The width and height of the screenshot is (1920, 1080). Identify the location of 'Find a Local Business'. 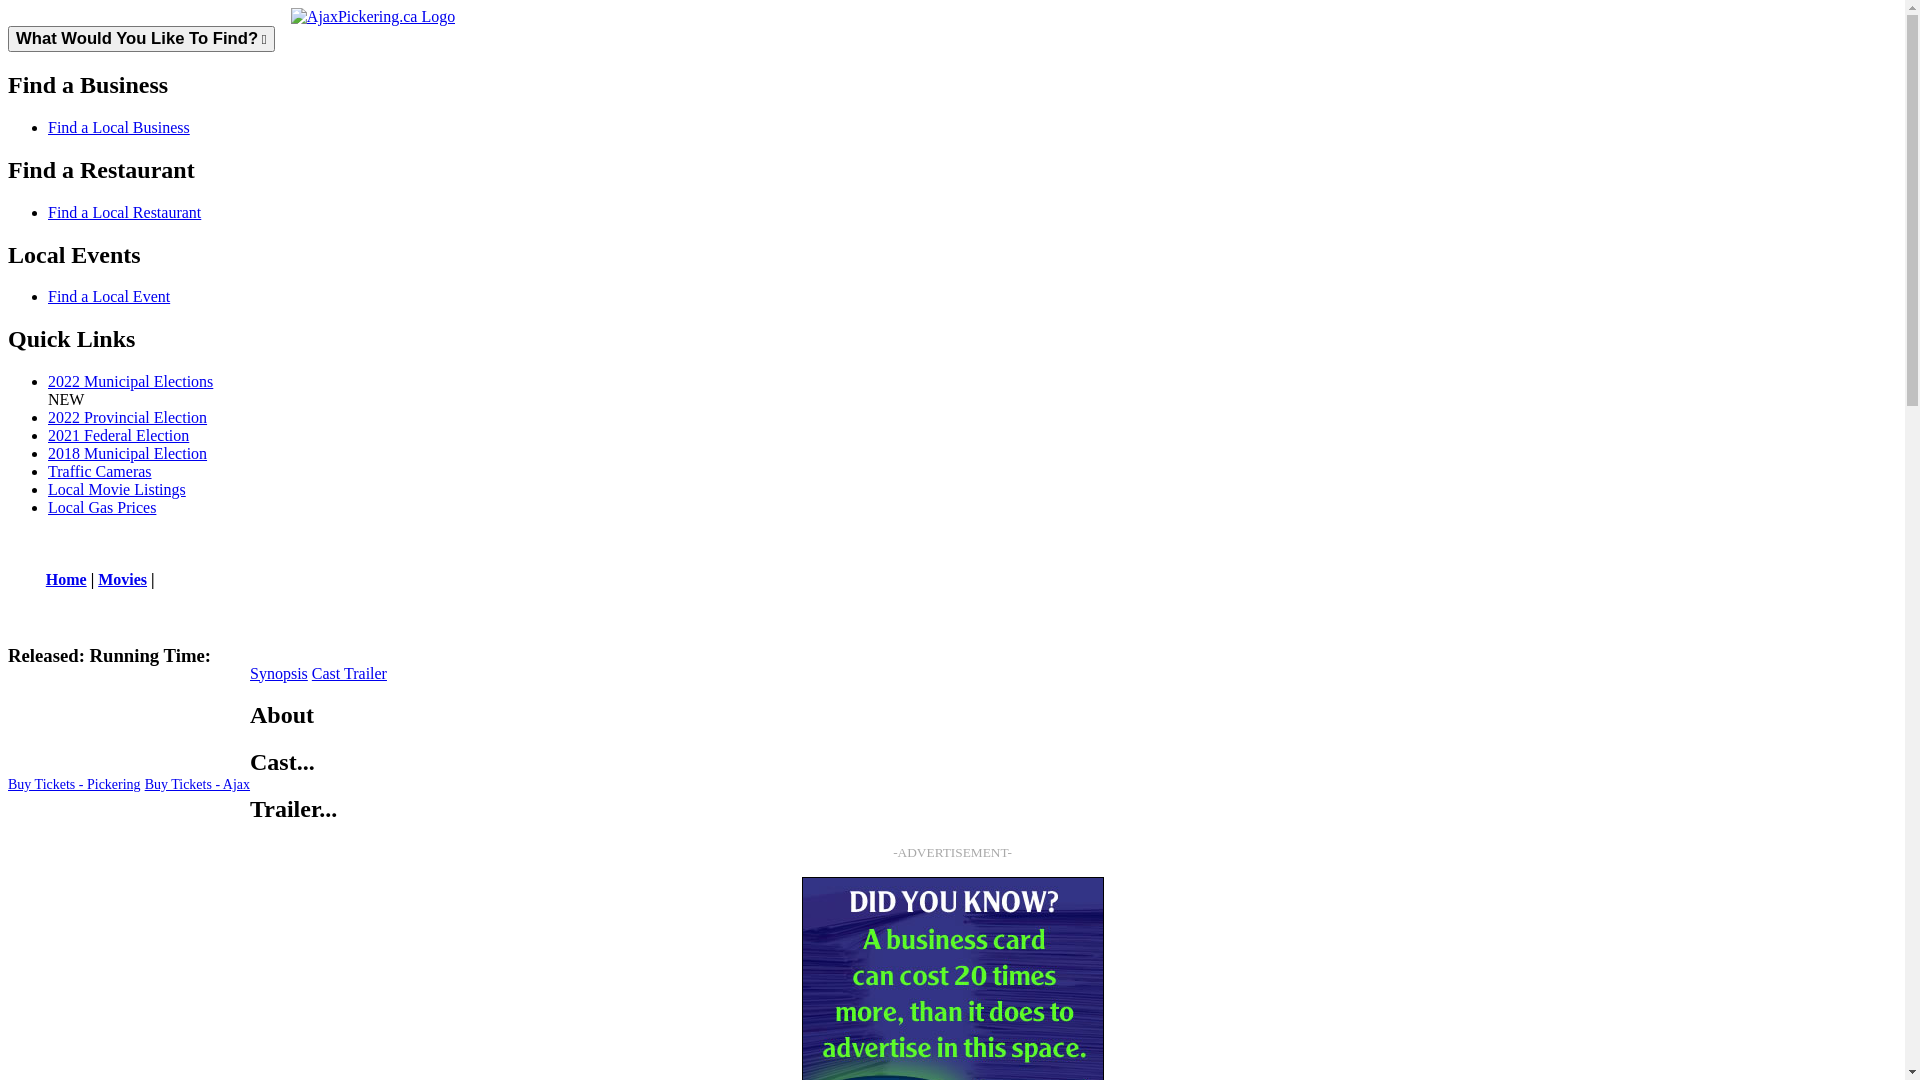
(118, 127).